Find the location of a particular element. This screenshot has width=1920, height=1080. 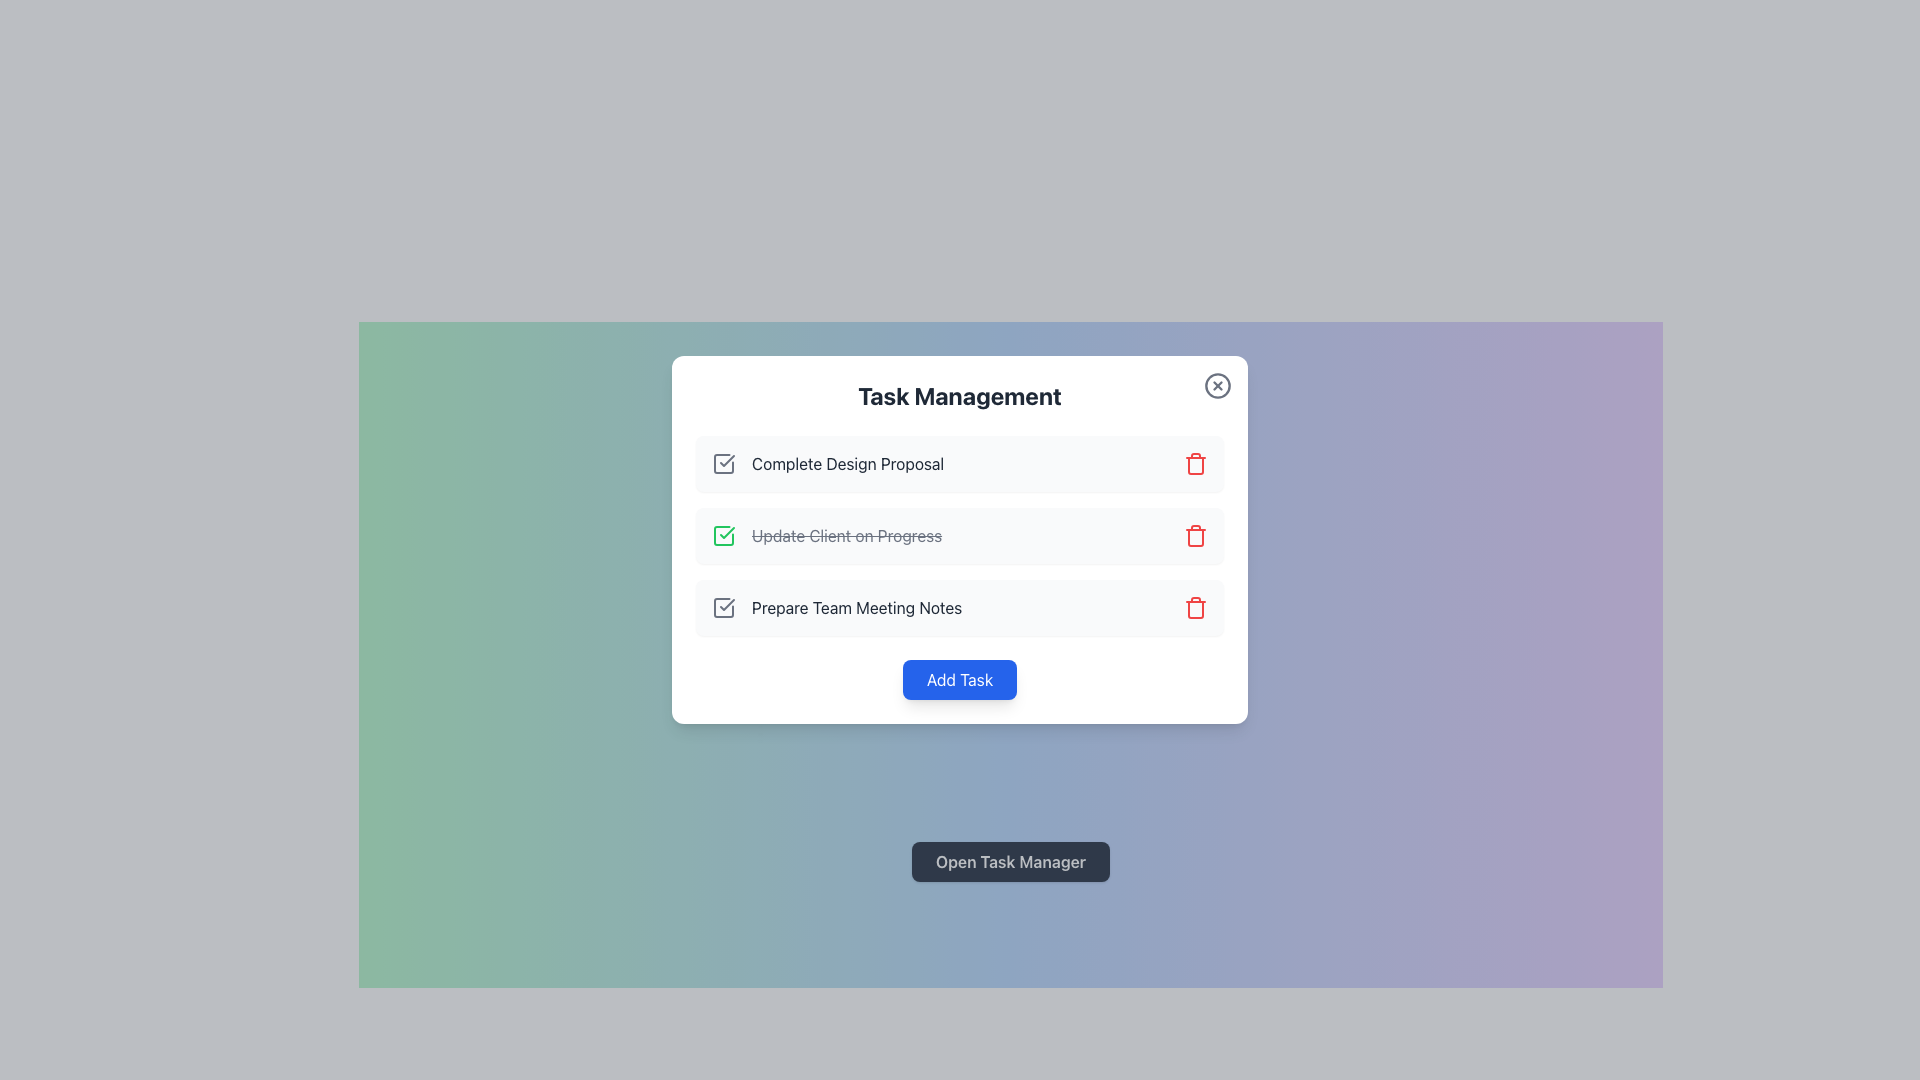

the trash can icon button at the far right of the 'Complete Design Proposal' row is located at coordinates (1195, 463).